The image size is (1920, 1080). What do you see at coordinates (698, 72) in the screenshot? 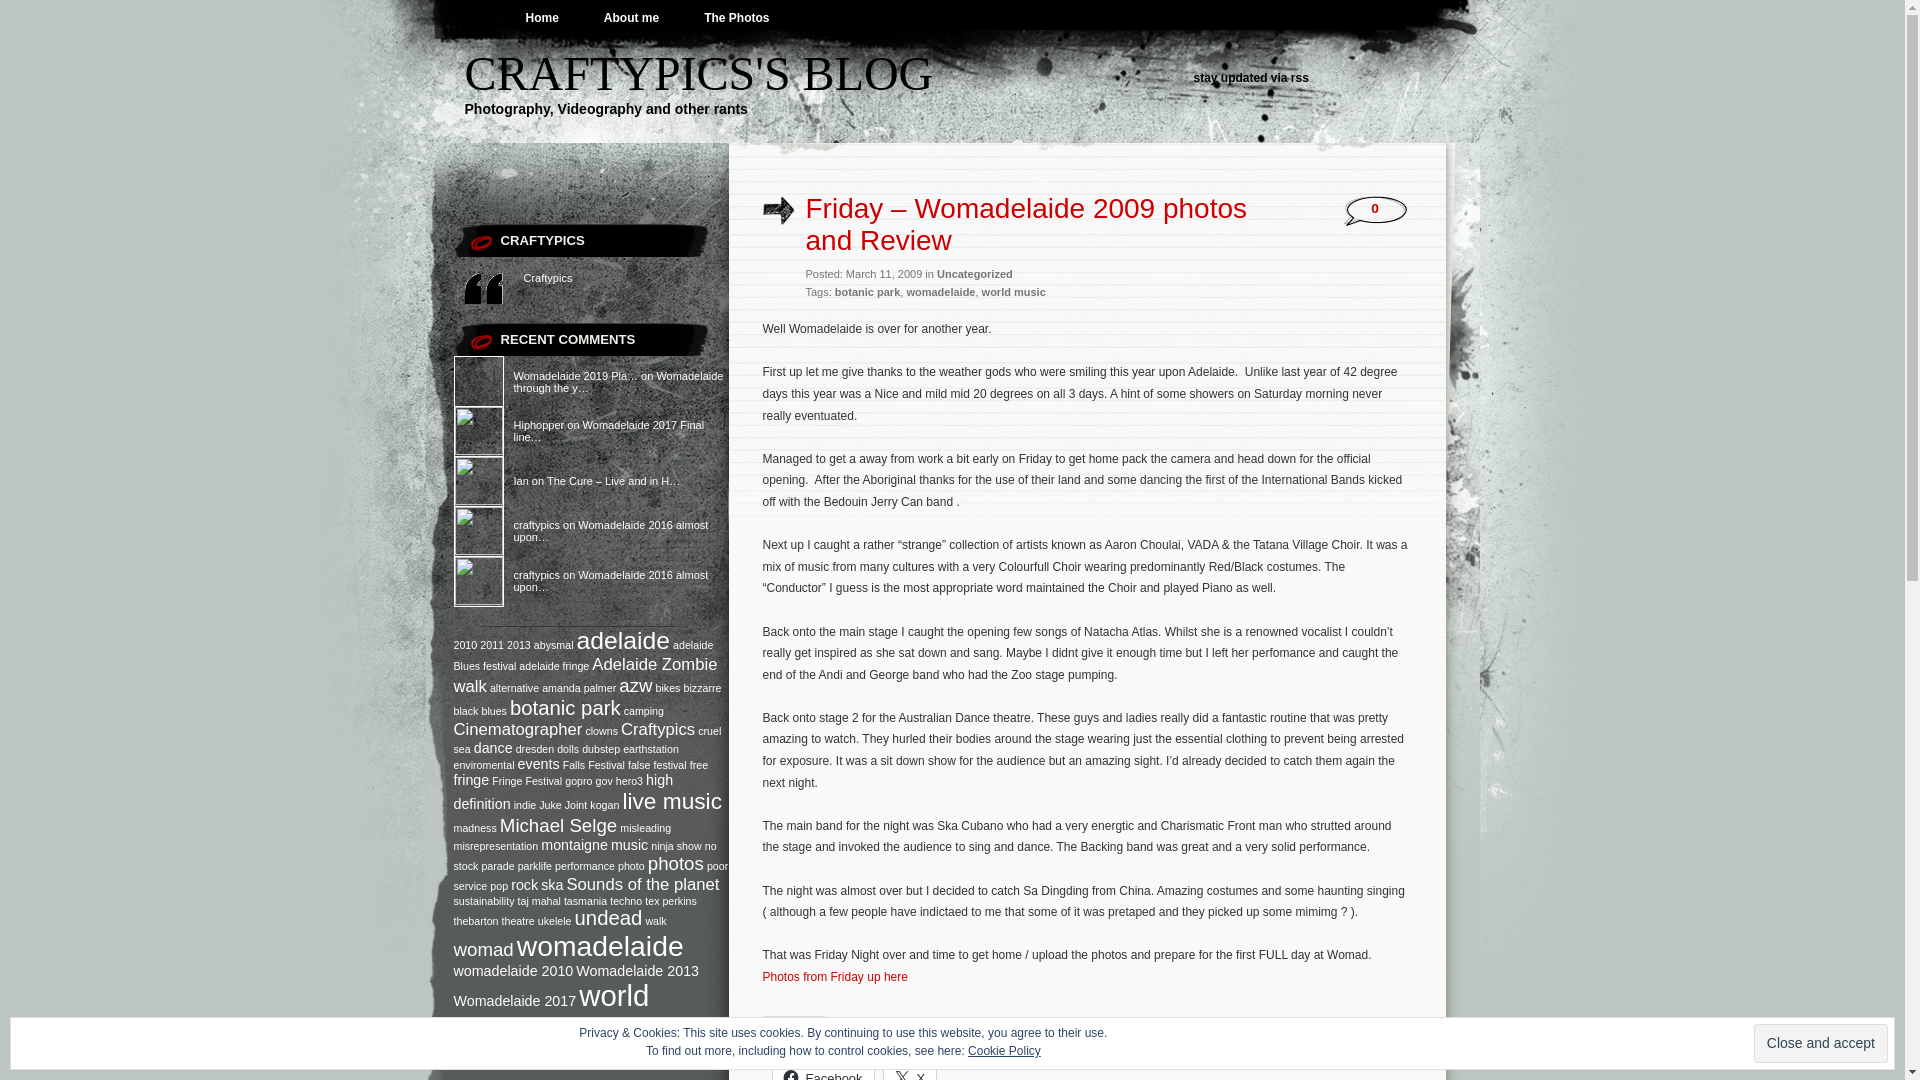
I see `'CRAFTYPICS'S BLOG'` at bounding box center [698, 72].